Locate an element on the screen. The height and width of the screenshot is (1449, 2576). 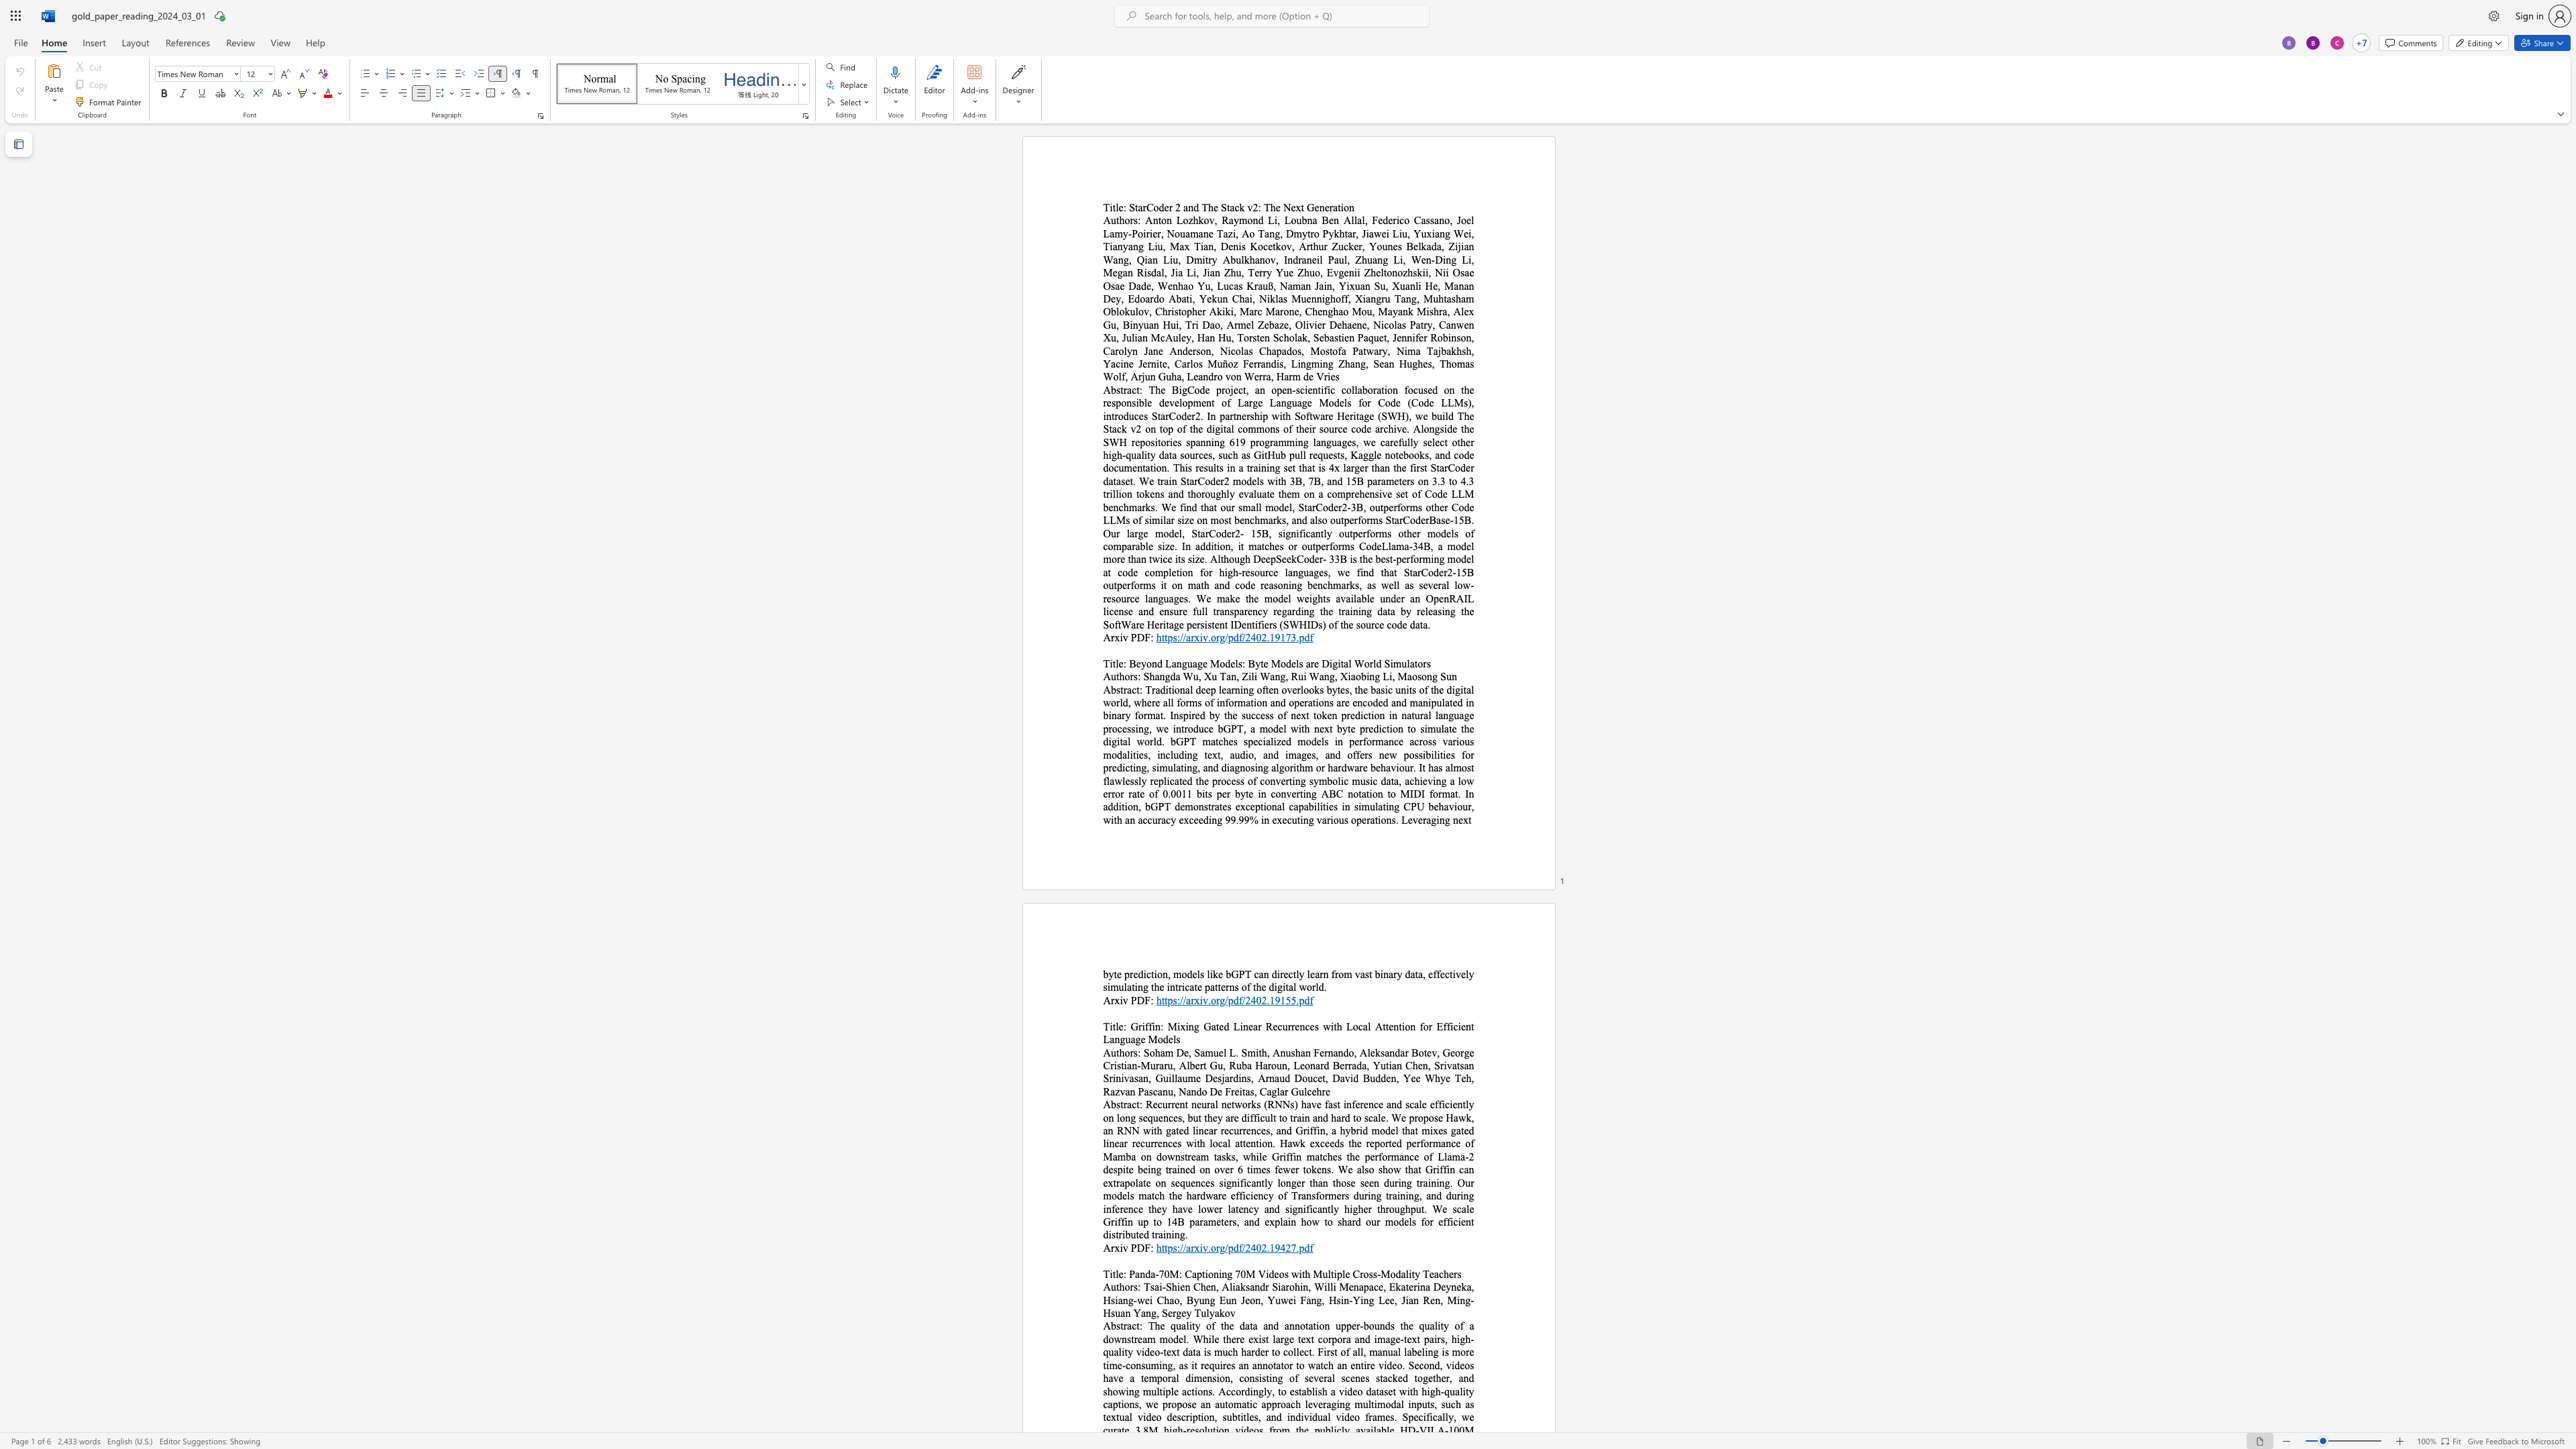
the space between the continuous character "c" and "t" in the text is located at coordinates (1134, 1325).